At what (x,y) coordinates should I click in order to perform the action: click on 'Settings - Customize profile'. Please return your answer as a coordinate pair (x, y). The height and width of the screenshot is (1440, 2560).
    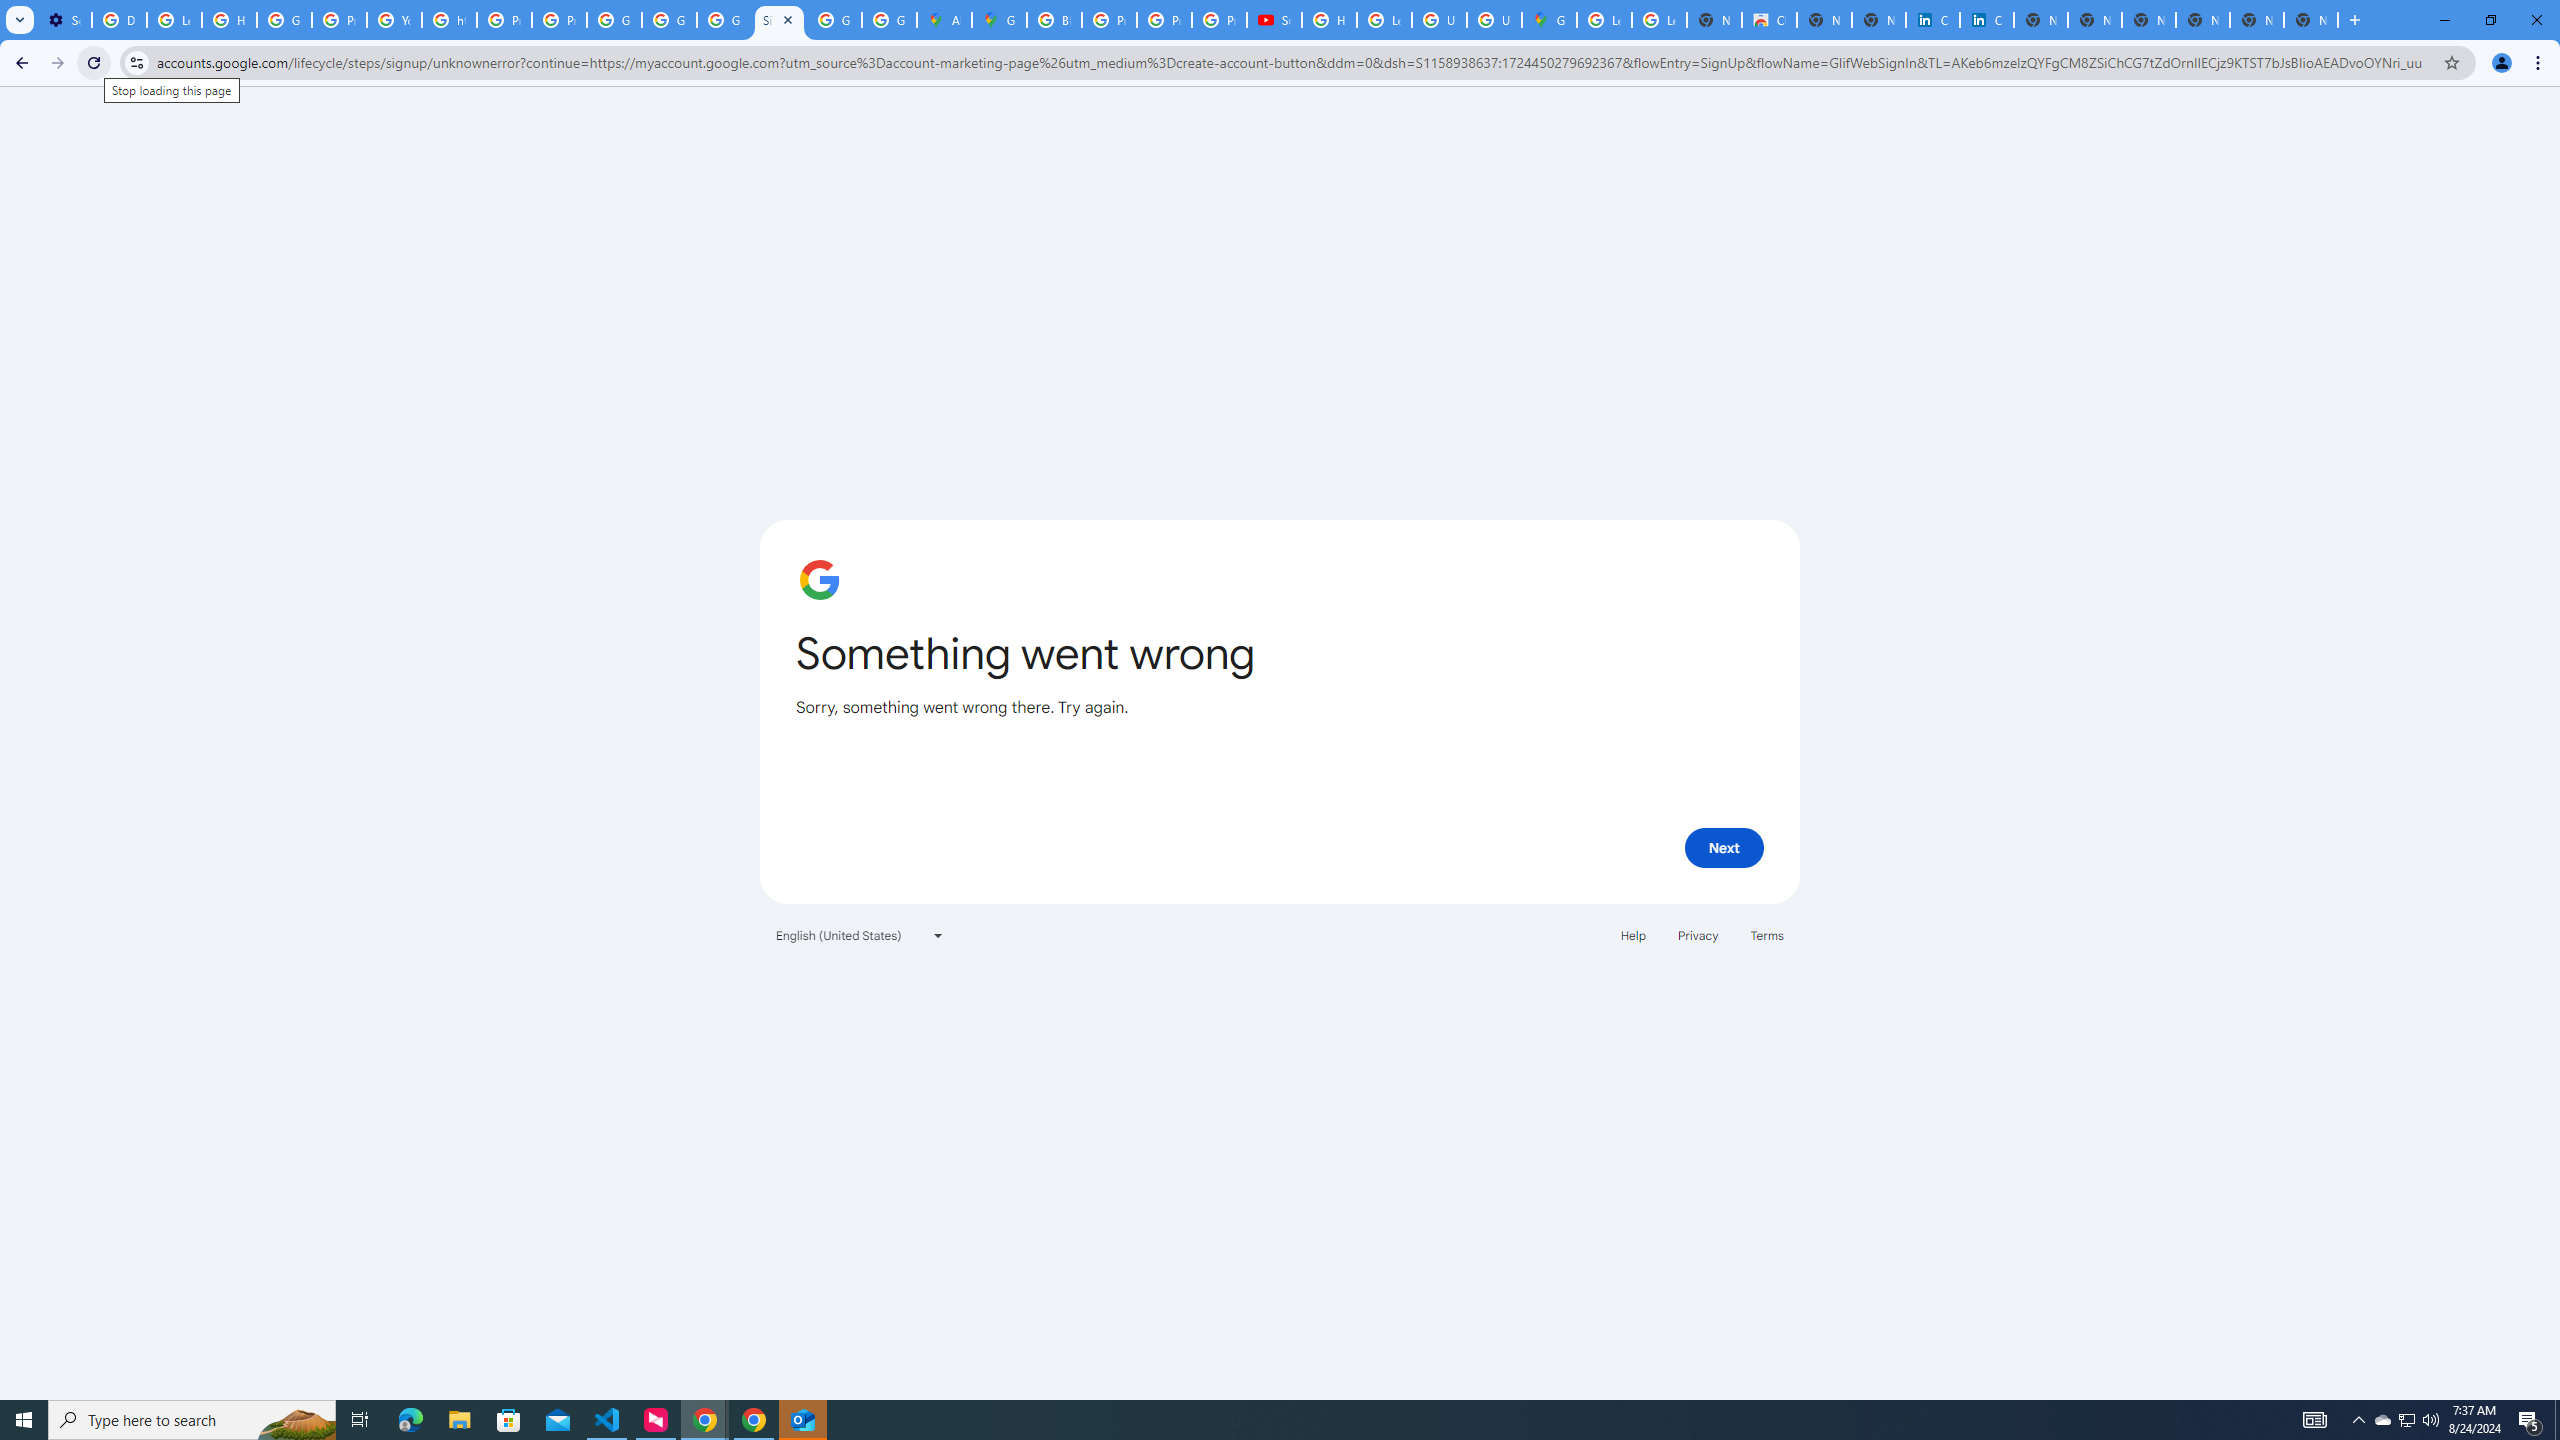
    Looking at the image, I should click on (64, 19).